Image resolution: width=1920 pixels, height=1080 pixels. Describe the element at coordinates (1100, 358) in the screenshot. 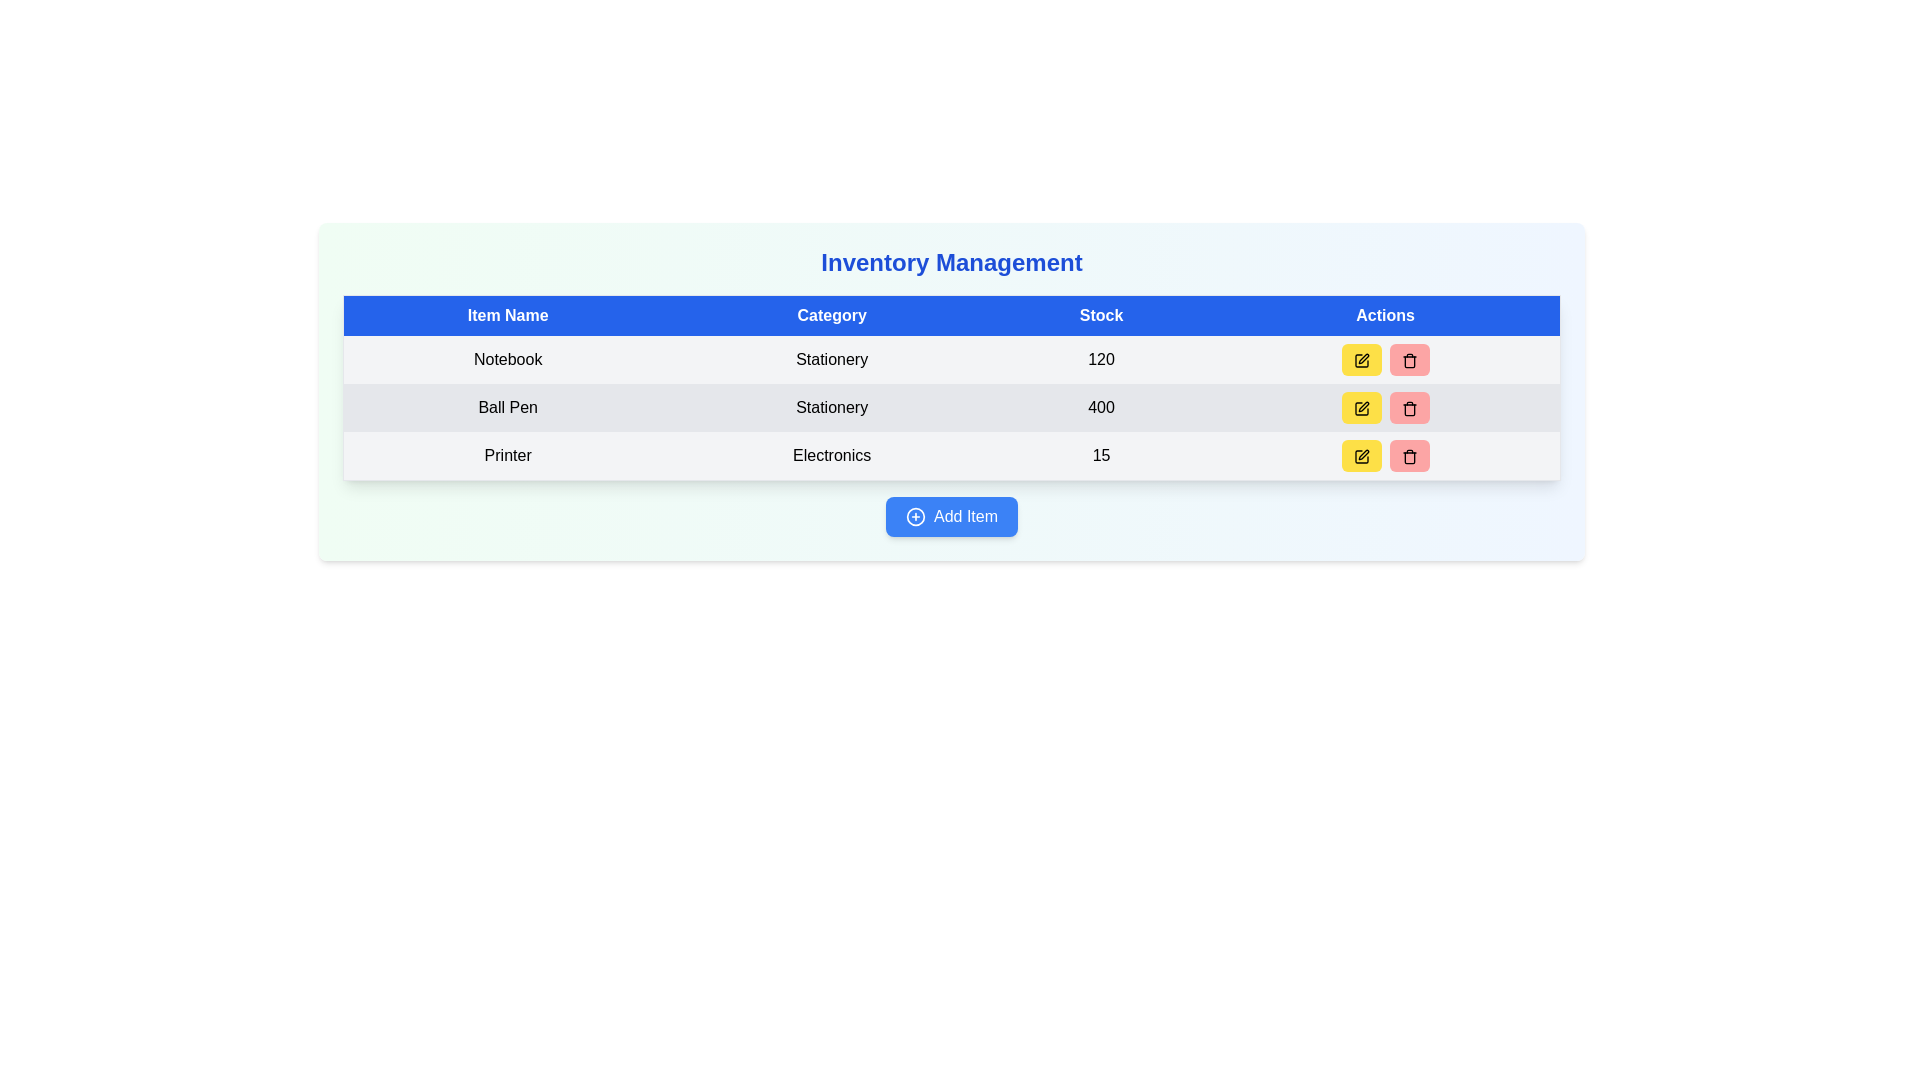

I see `the text label displaying '120' in the third column of the first row under the 'Stock' header` at that location.